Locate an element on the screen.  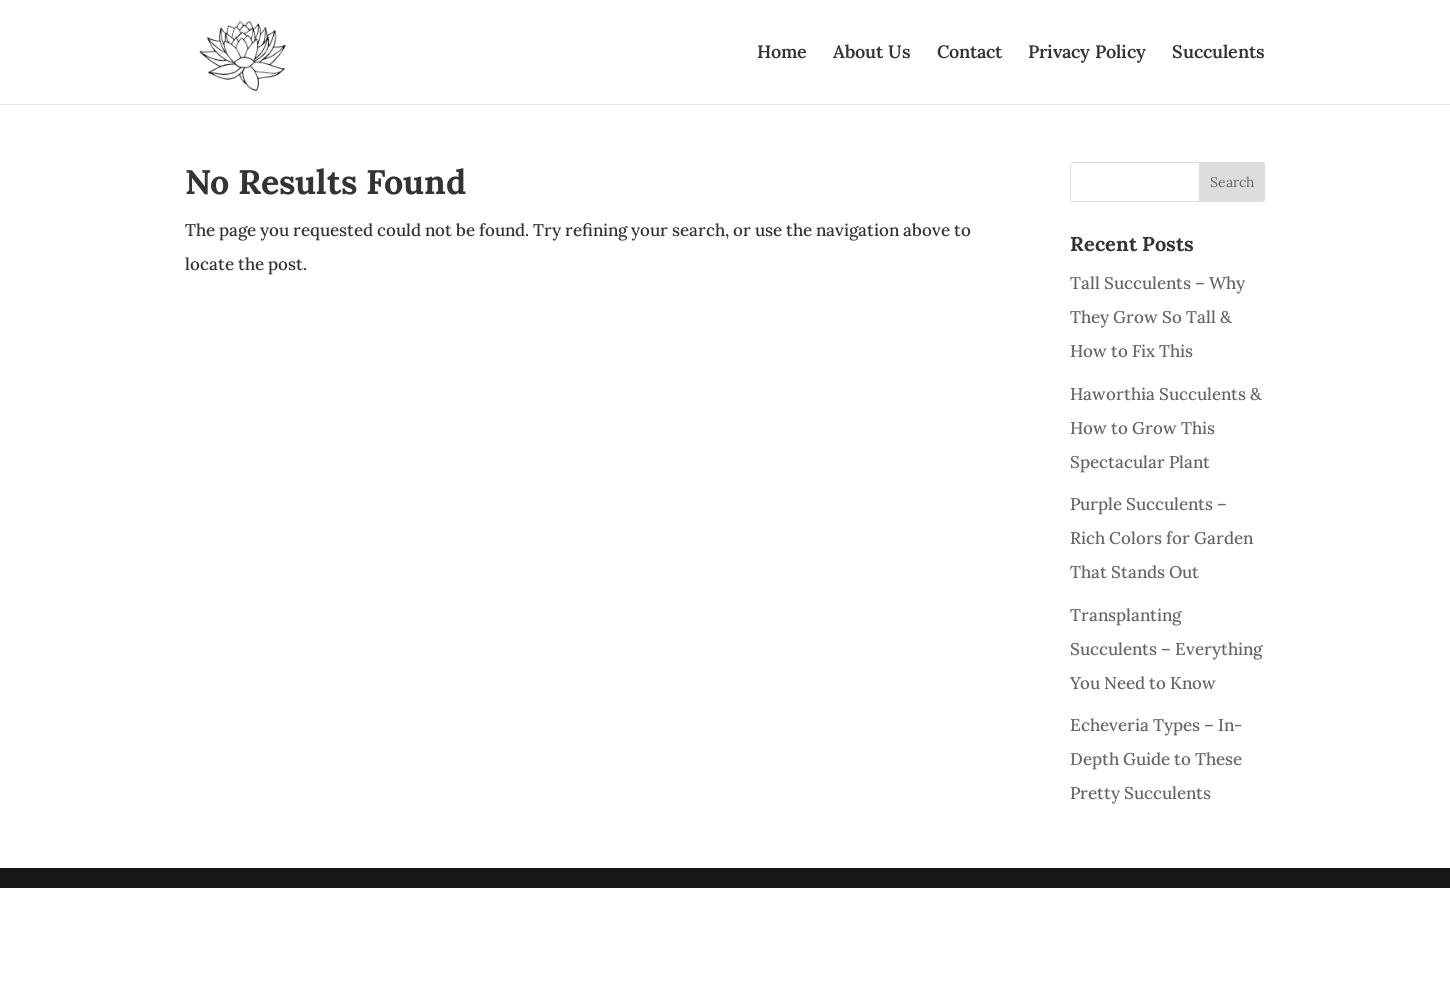
'No Results Found' is located at coordinates (325, 181).